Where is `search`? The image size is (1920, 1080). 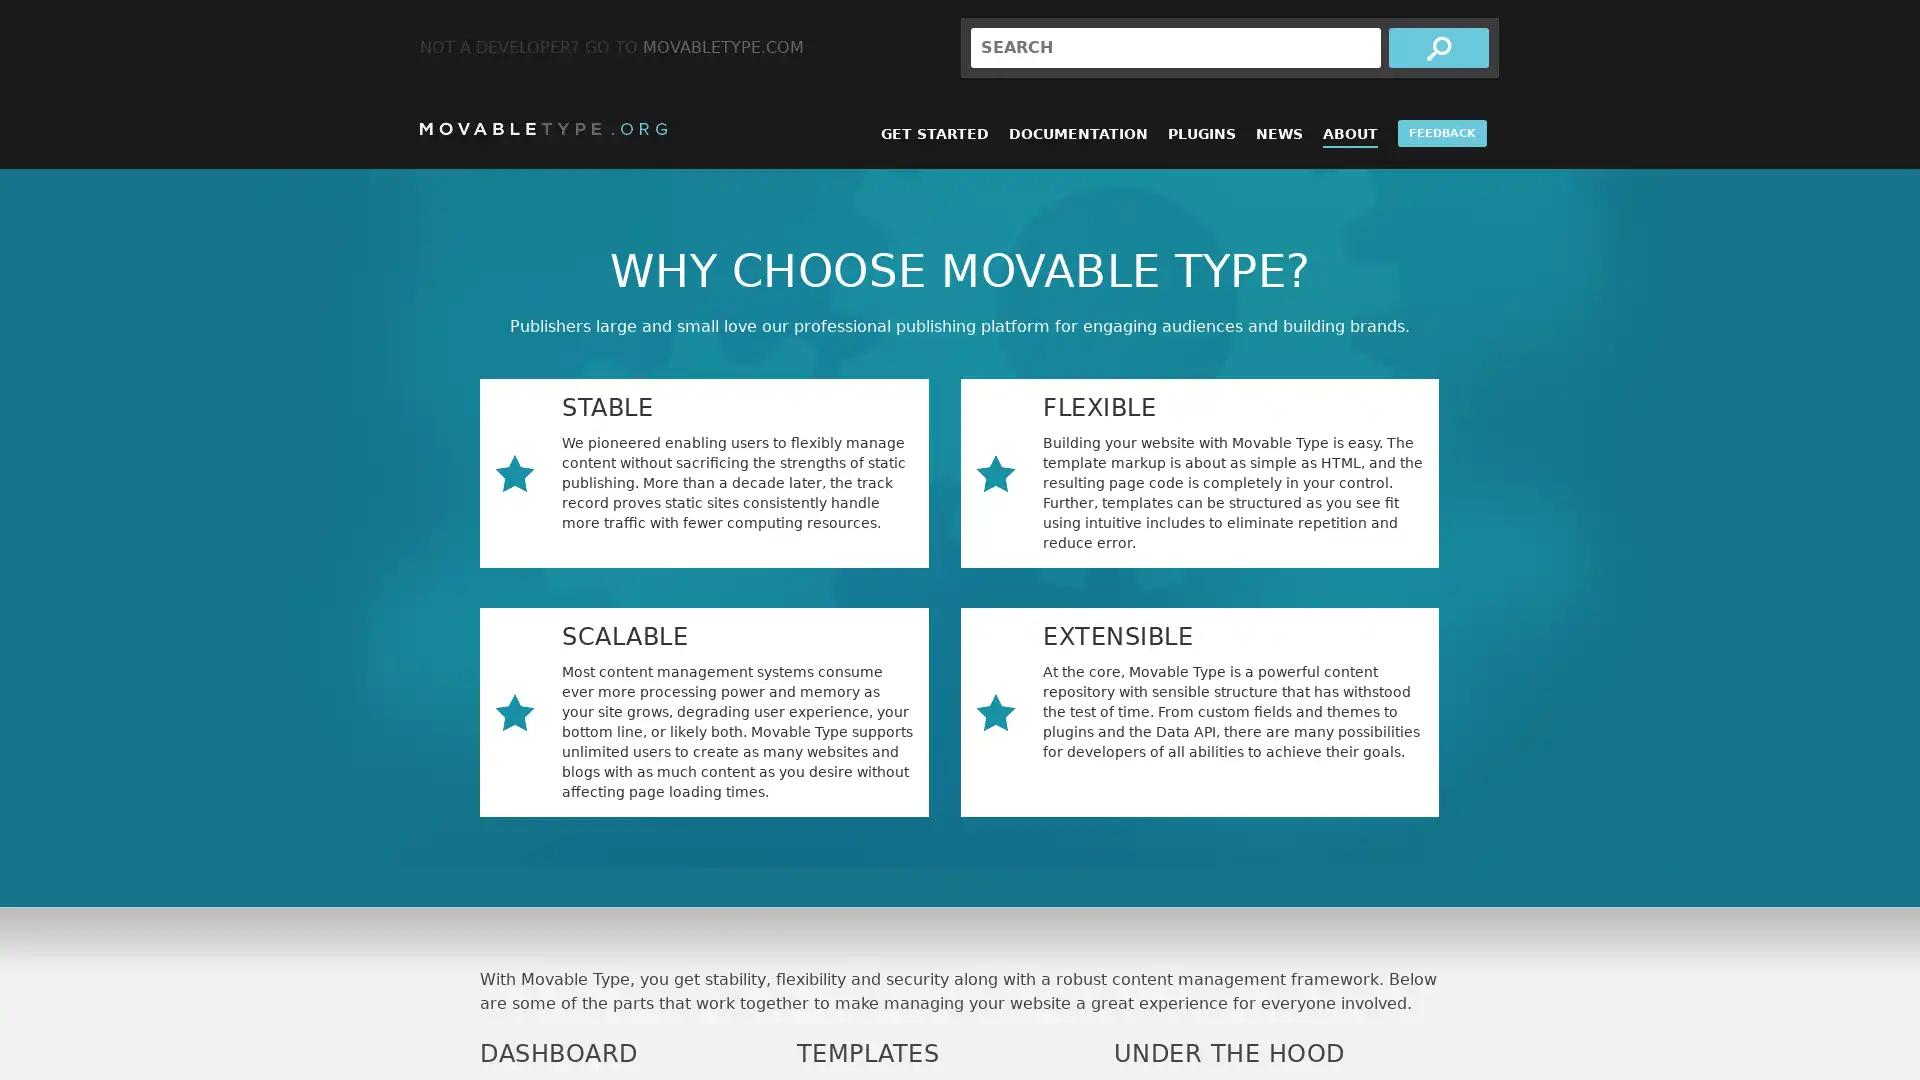 search is located at coordinates (1438, 46).